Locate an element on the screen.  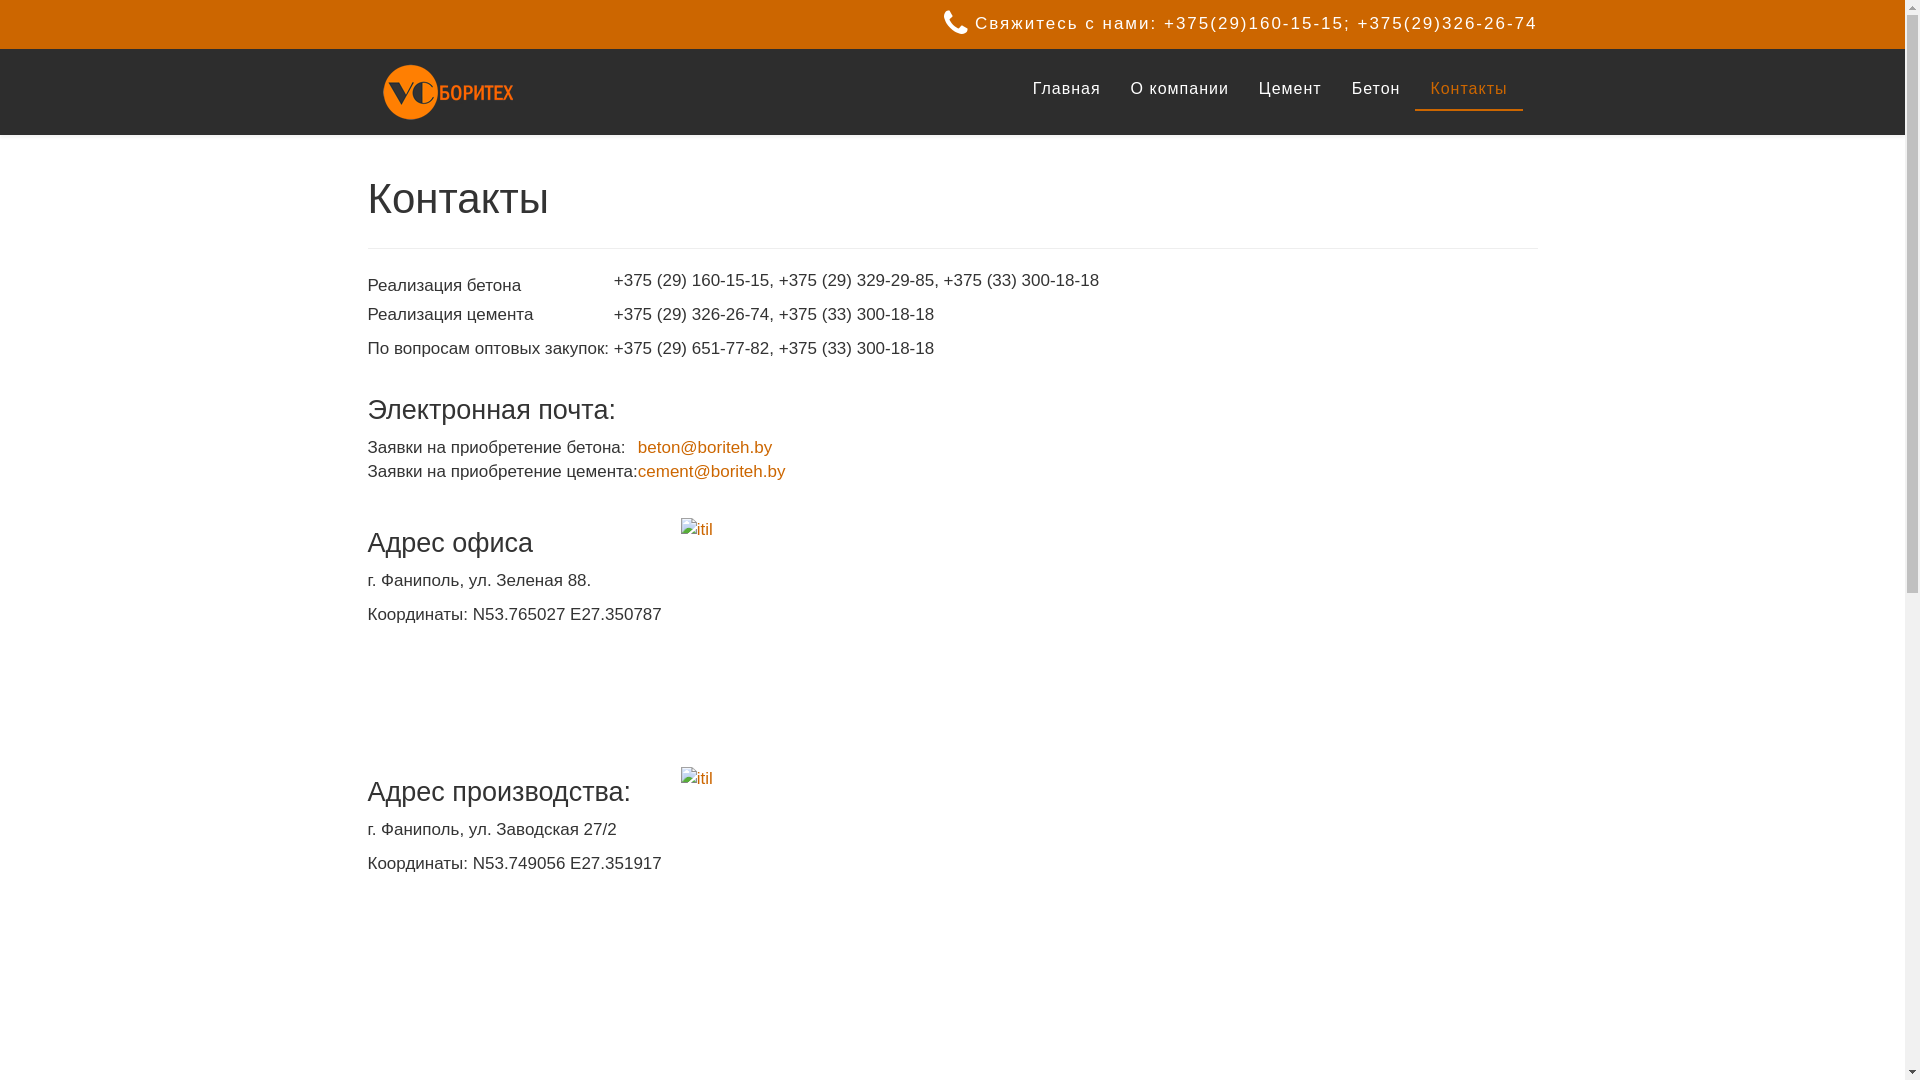
'cement@boriteh.by' is located at coordinates (711, 471).